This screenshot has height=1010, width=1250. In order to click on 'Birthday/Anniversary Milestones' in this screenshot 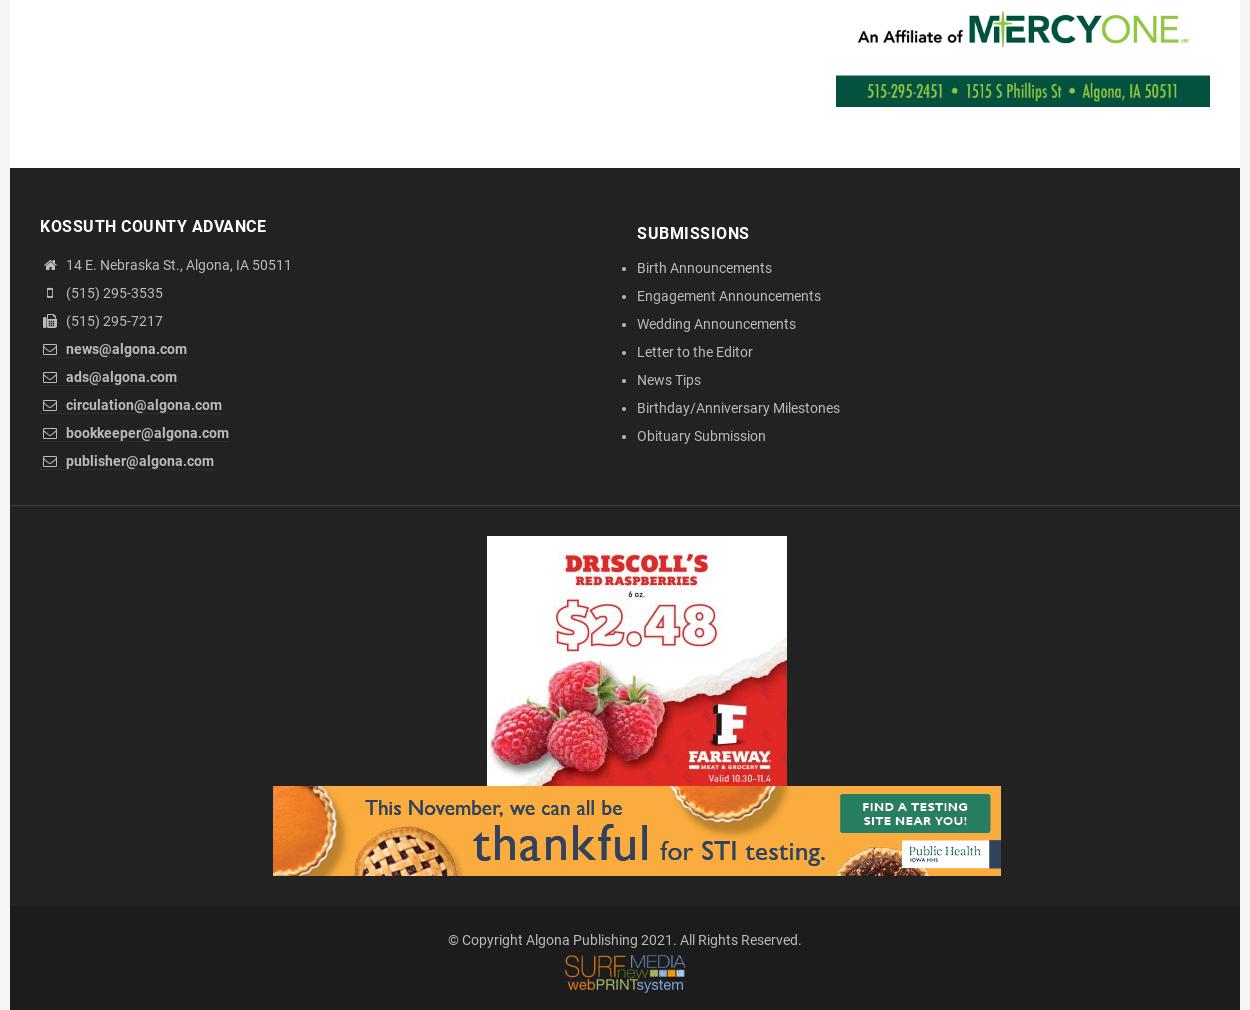, I will do `click(737, 407)`.